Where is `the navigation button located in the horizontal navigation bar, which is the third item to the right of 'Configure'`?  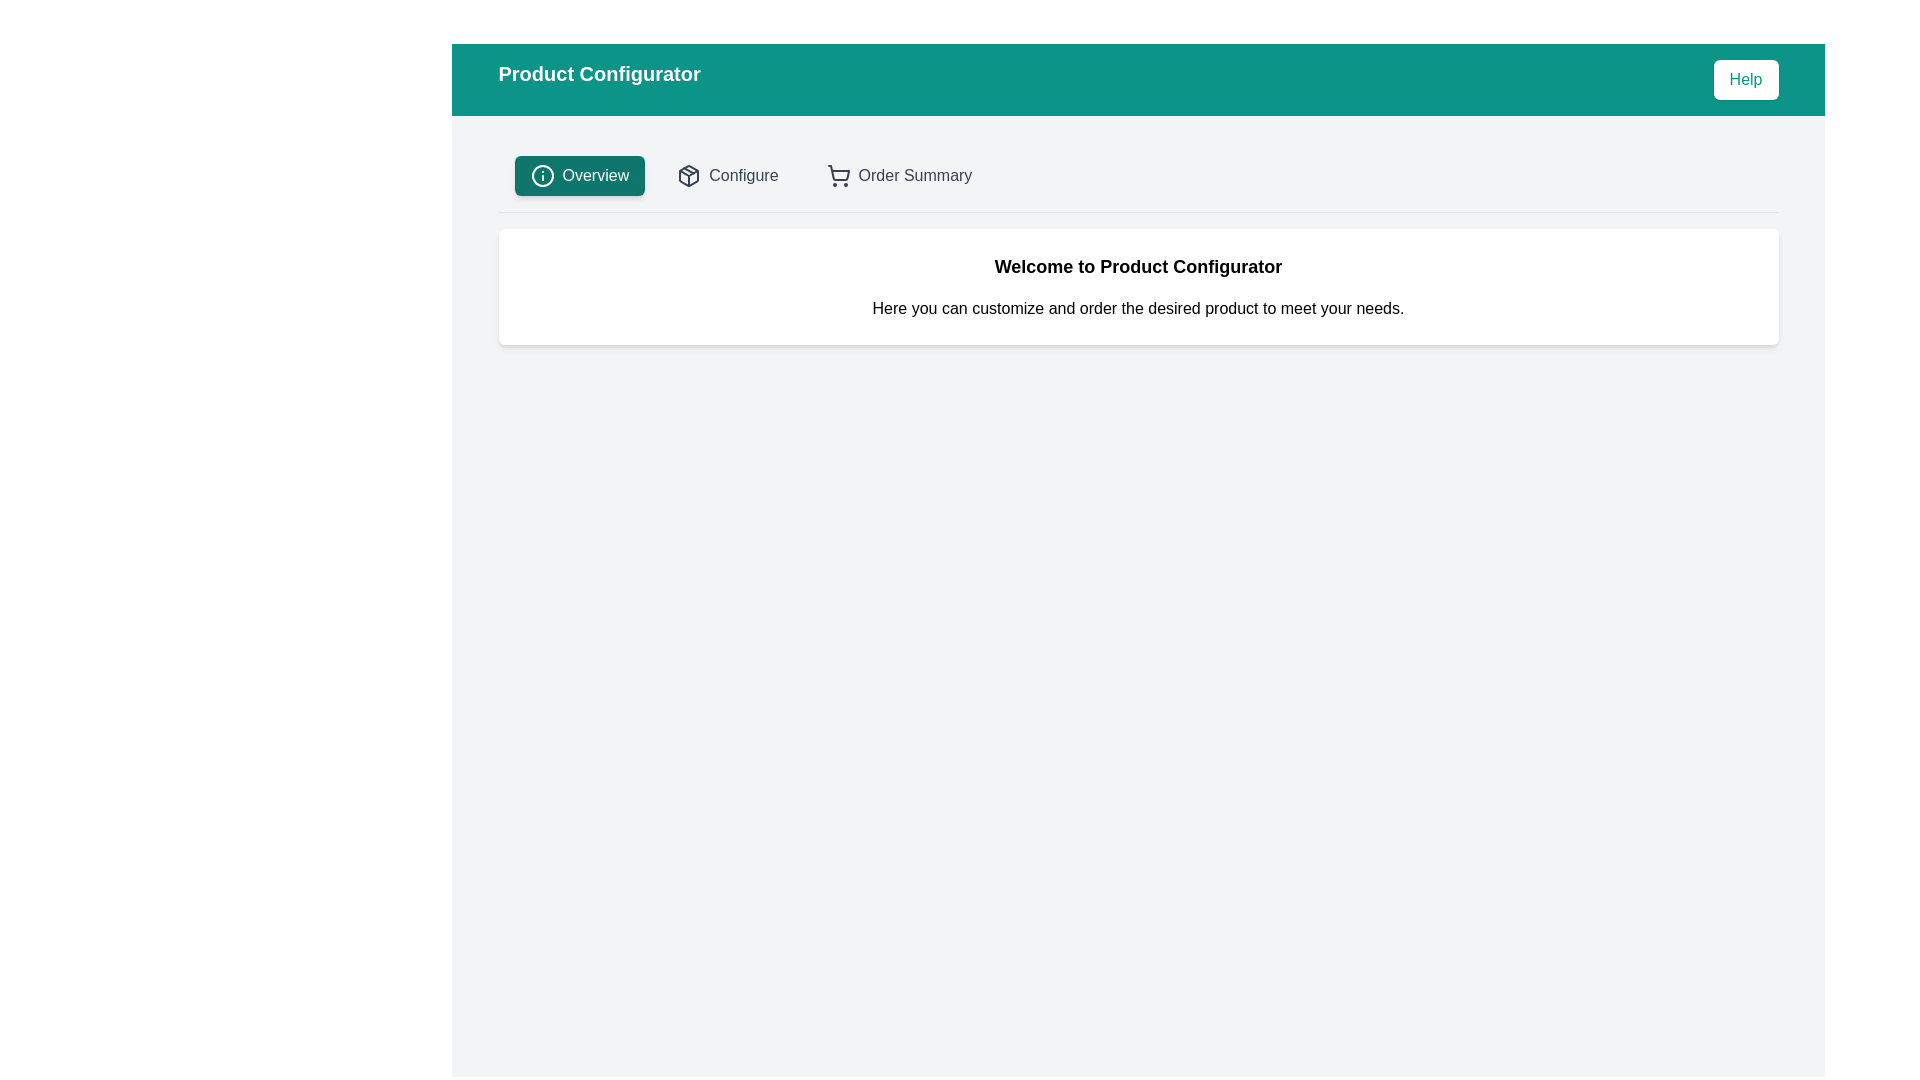 the navigation button located in the horizontal navigation bar, which is the third item to the right of 'Configure' is located at coordinates (898, 175).